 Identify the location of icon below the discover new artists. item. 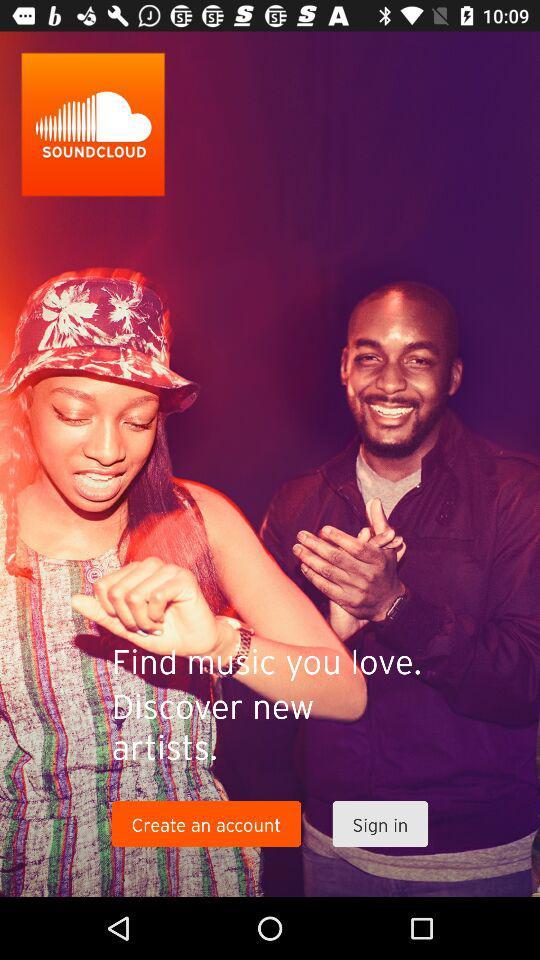
(205, 824).